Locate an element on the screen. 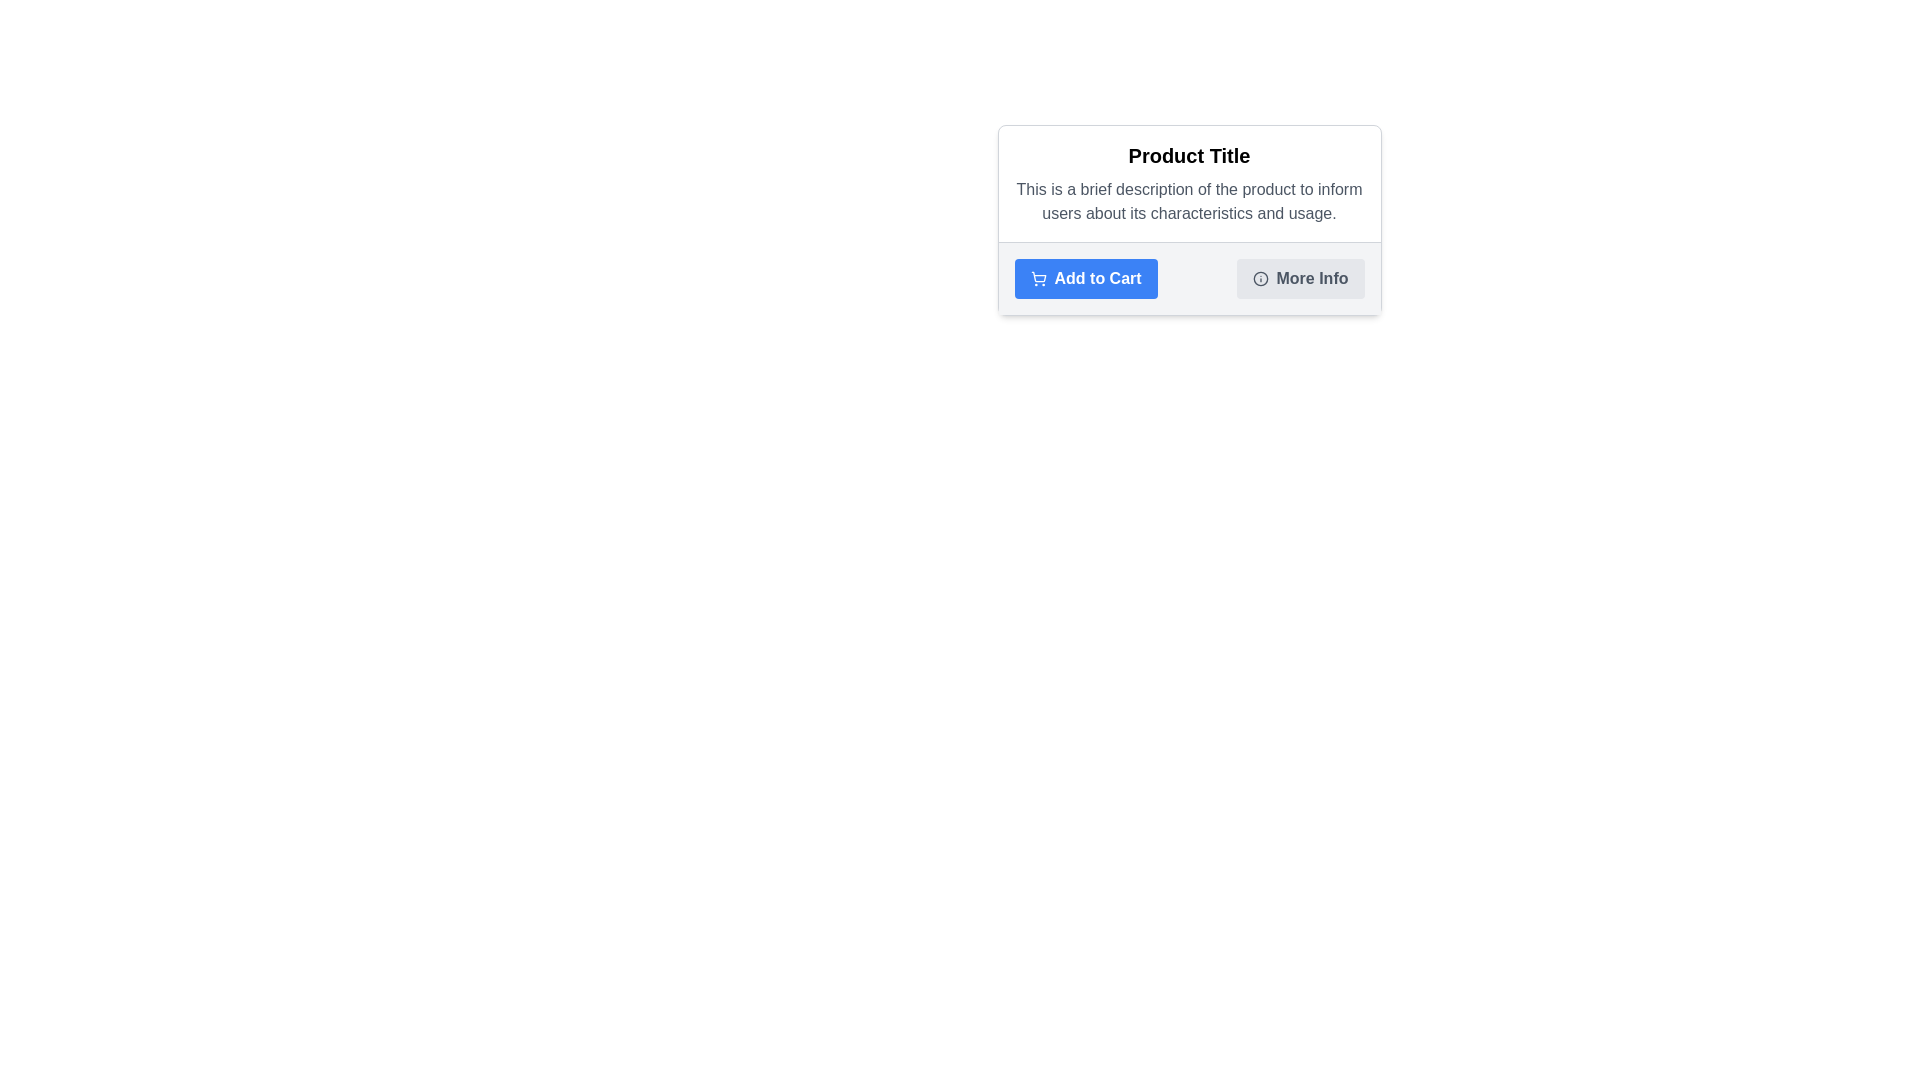 The height and width of the screenshot is (1080, 1920). the shopping cart icon within the 'Add to Cart' button, which is styled with a blue background and white fill, located to the left of the button's text label is located at coordinates (1038, 278).